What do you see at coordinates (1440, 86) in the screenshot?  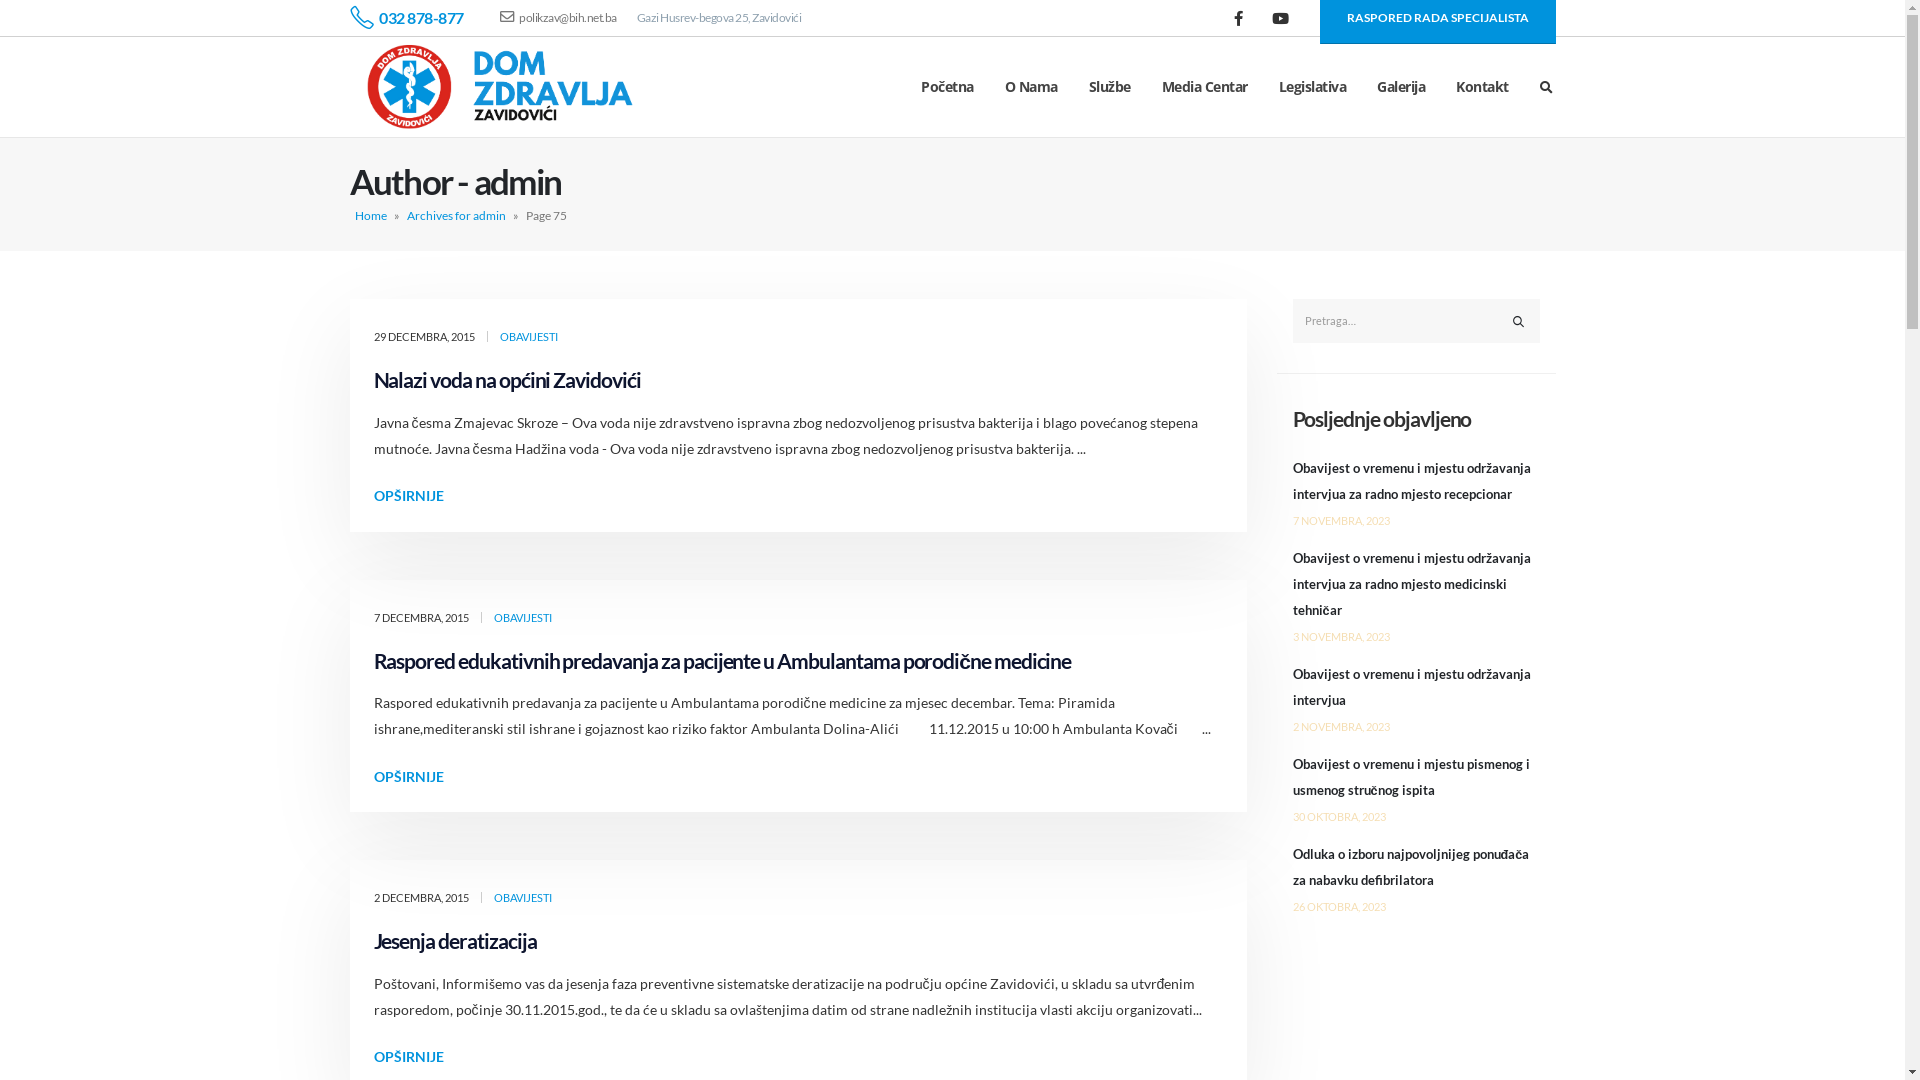 I see `'Kontakt'` at bounding box center [1440, 86].